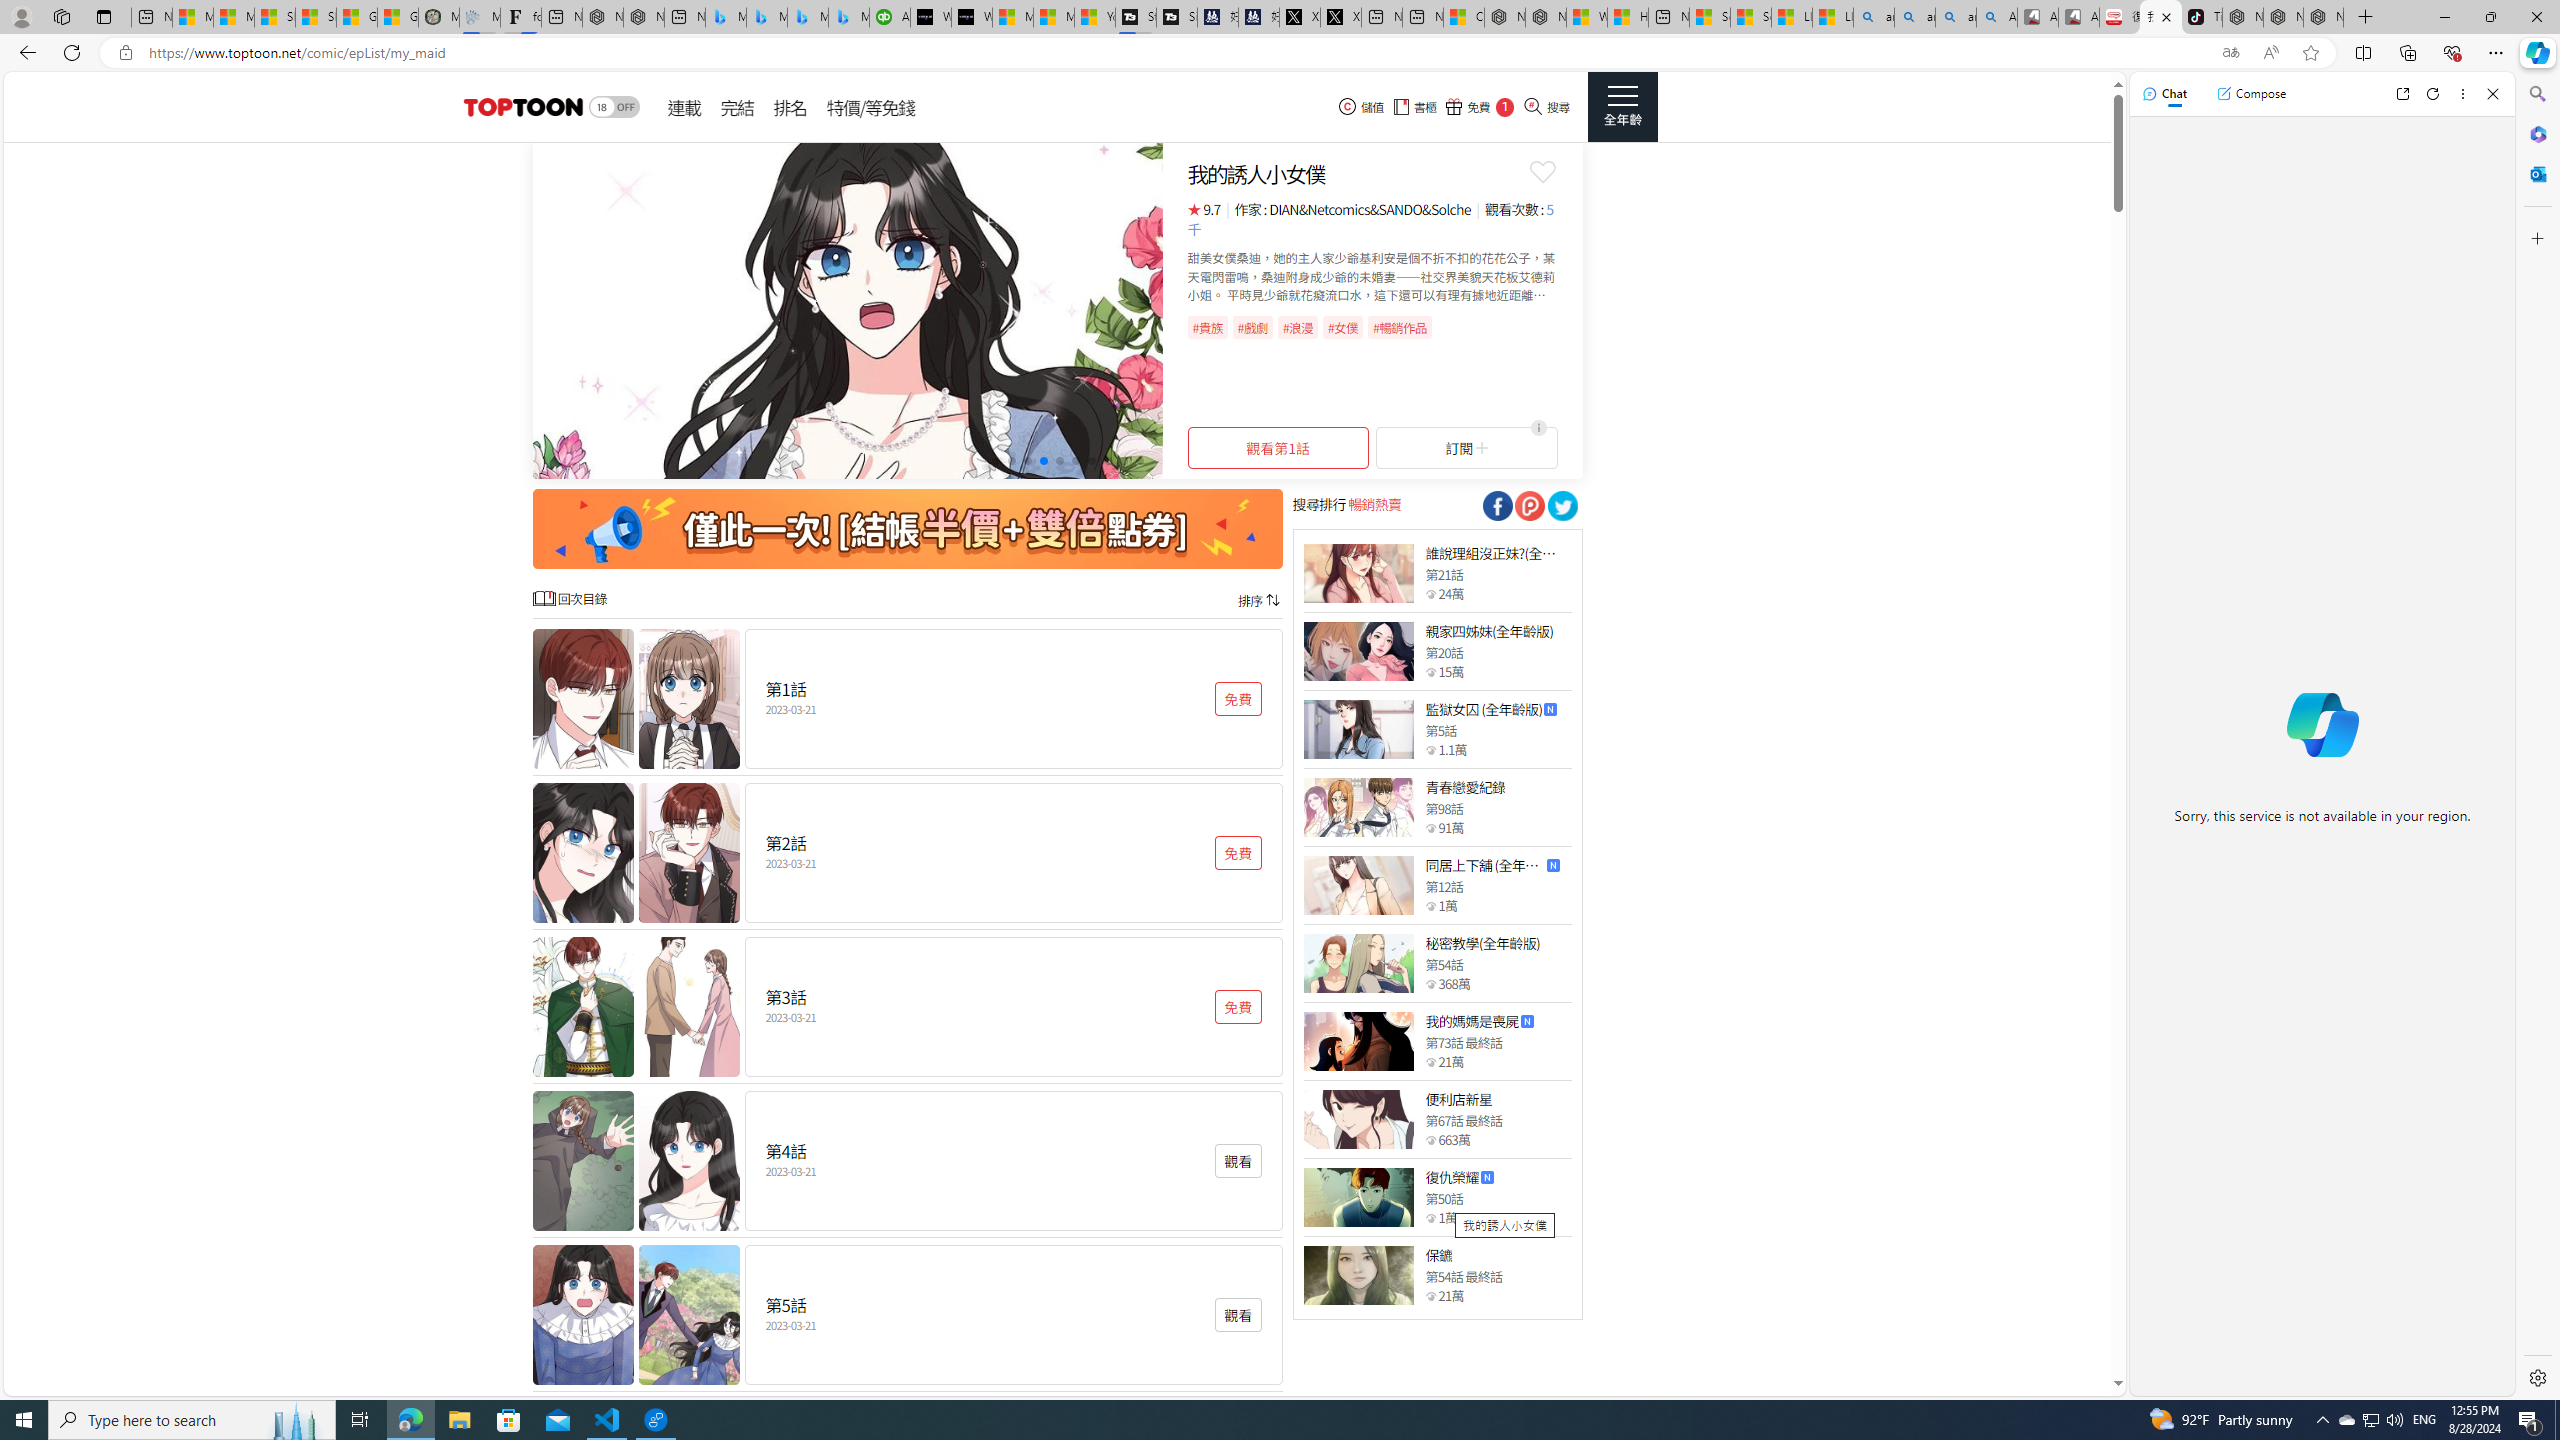 This screenshot has height=1440, width=2560. What do you see at coordinates (1010, 459) in the screenshot?
I see `'Go to slide 2'` at bounding box center [1010, 459].